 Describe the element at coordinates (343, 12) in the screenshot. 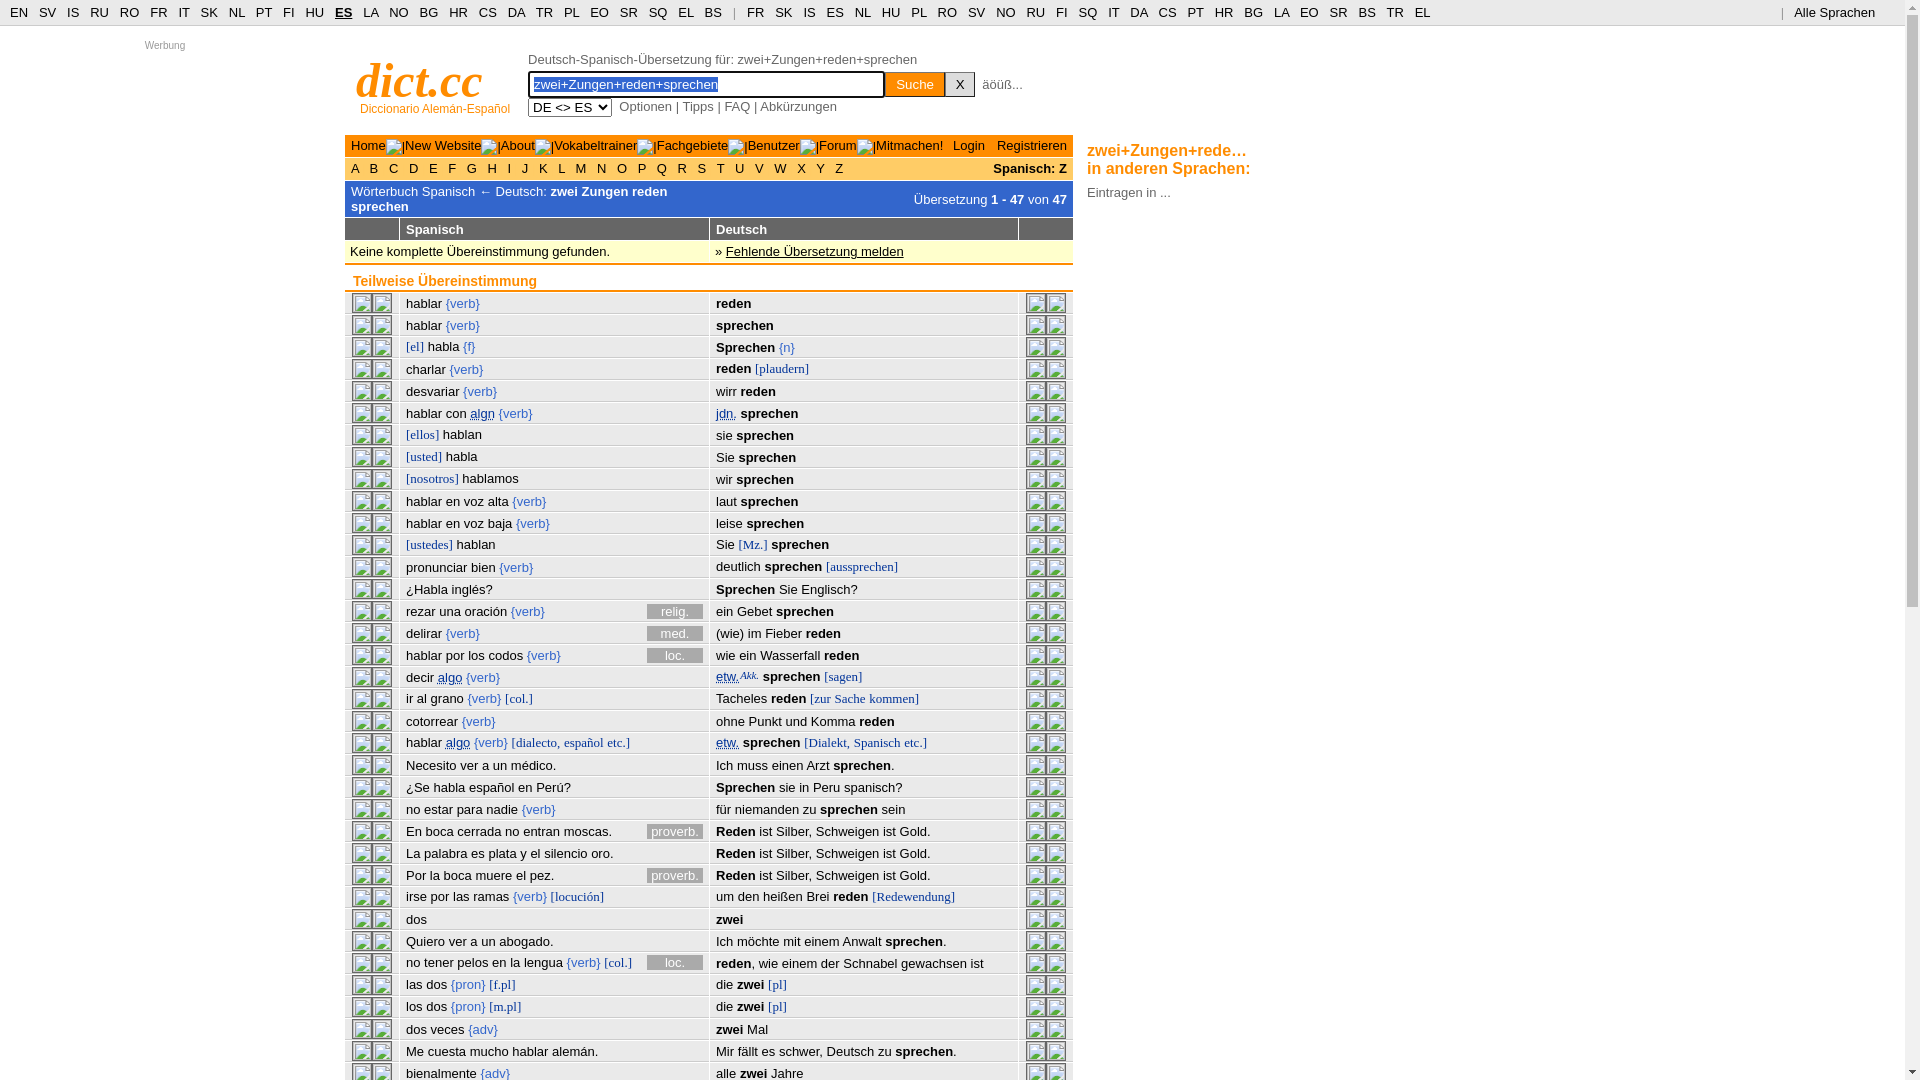

I see `'ES'` at that location.